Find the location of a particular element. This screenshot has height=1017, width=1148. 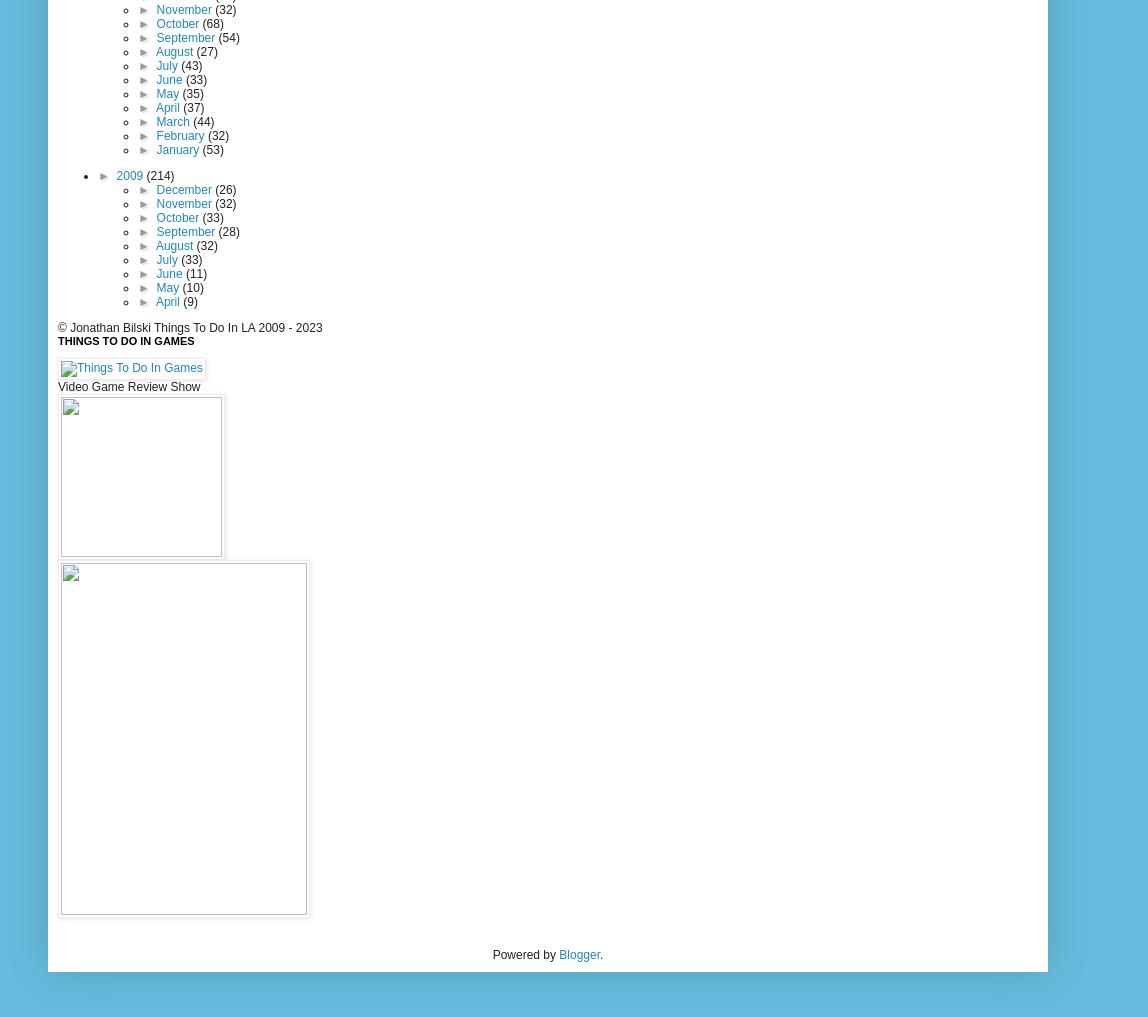

'2009' is located at coordinates (115, 175).